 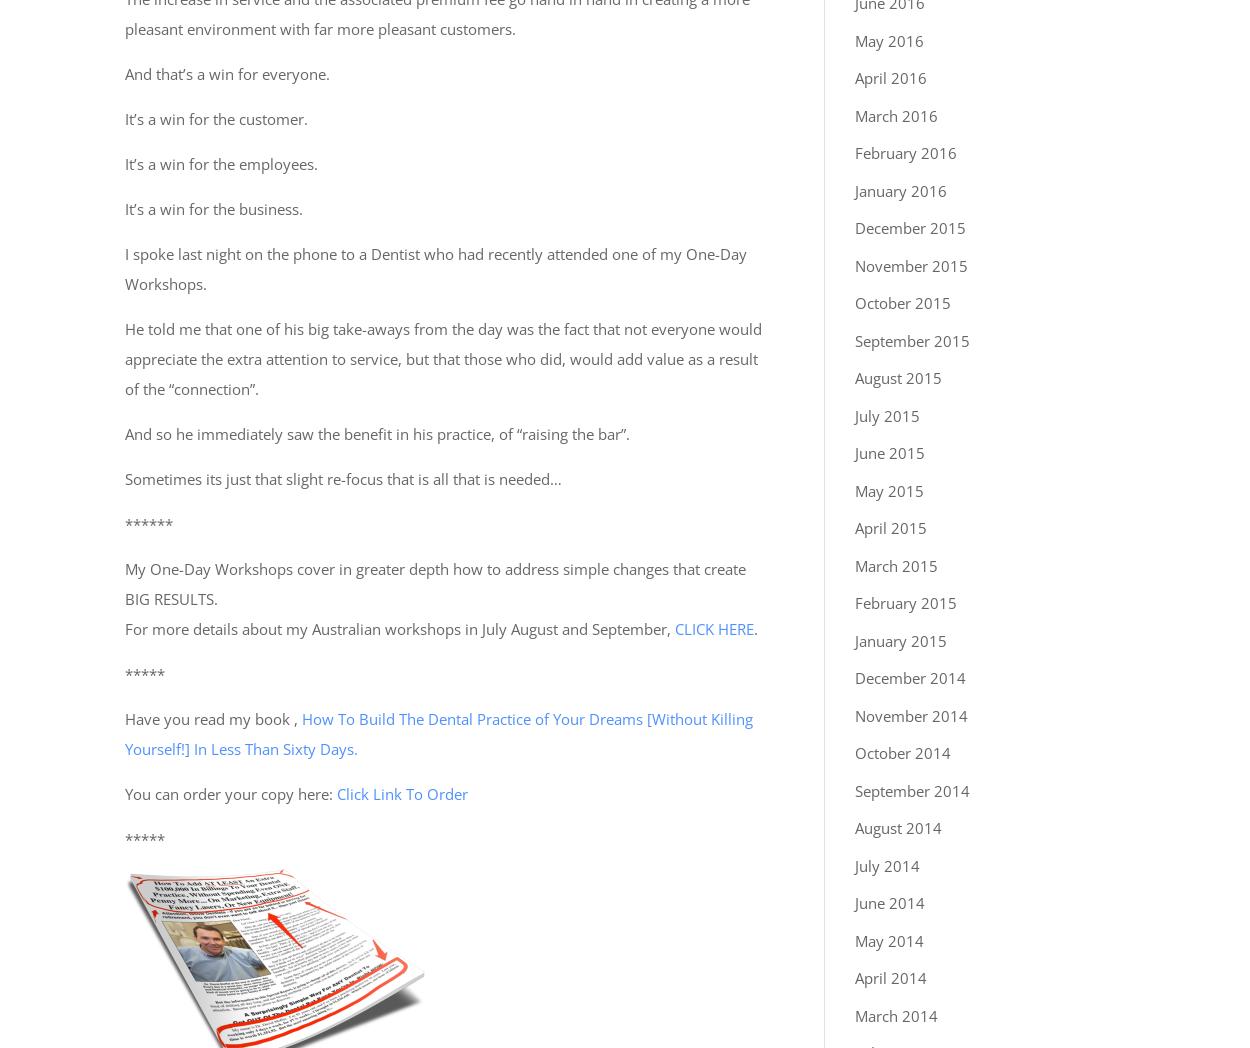 I want to click on 'September 2015', so click(x=912, y=339).